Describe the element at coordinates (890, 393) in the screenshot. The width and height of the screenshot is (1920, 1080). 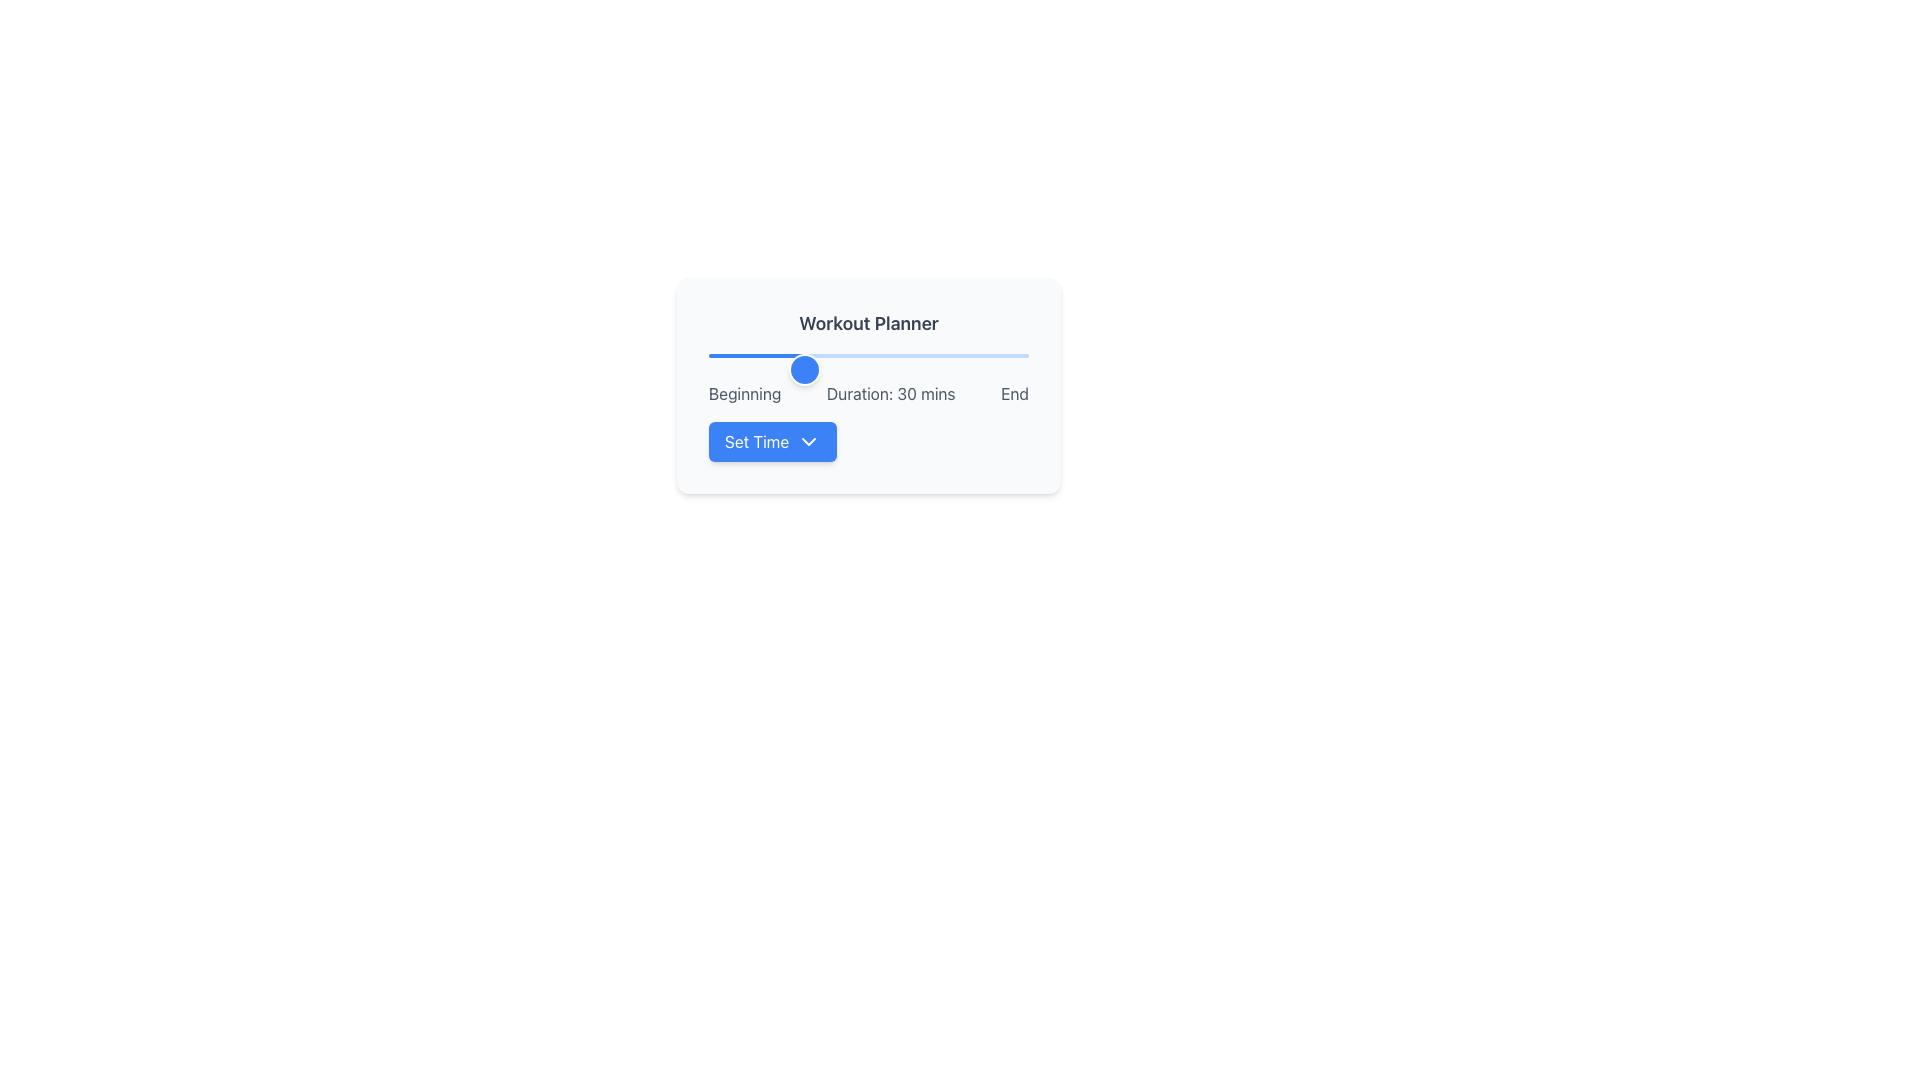
I see `the content of the text label displaying 'Duration: 30 mins', which is visually centered between 'Beginning' and 'End'` at that location.